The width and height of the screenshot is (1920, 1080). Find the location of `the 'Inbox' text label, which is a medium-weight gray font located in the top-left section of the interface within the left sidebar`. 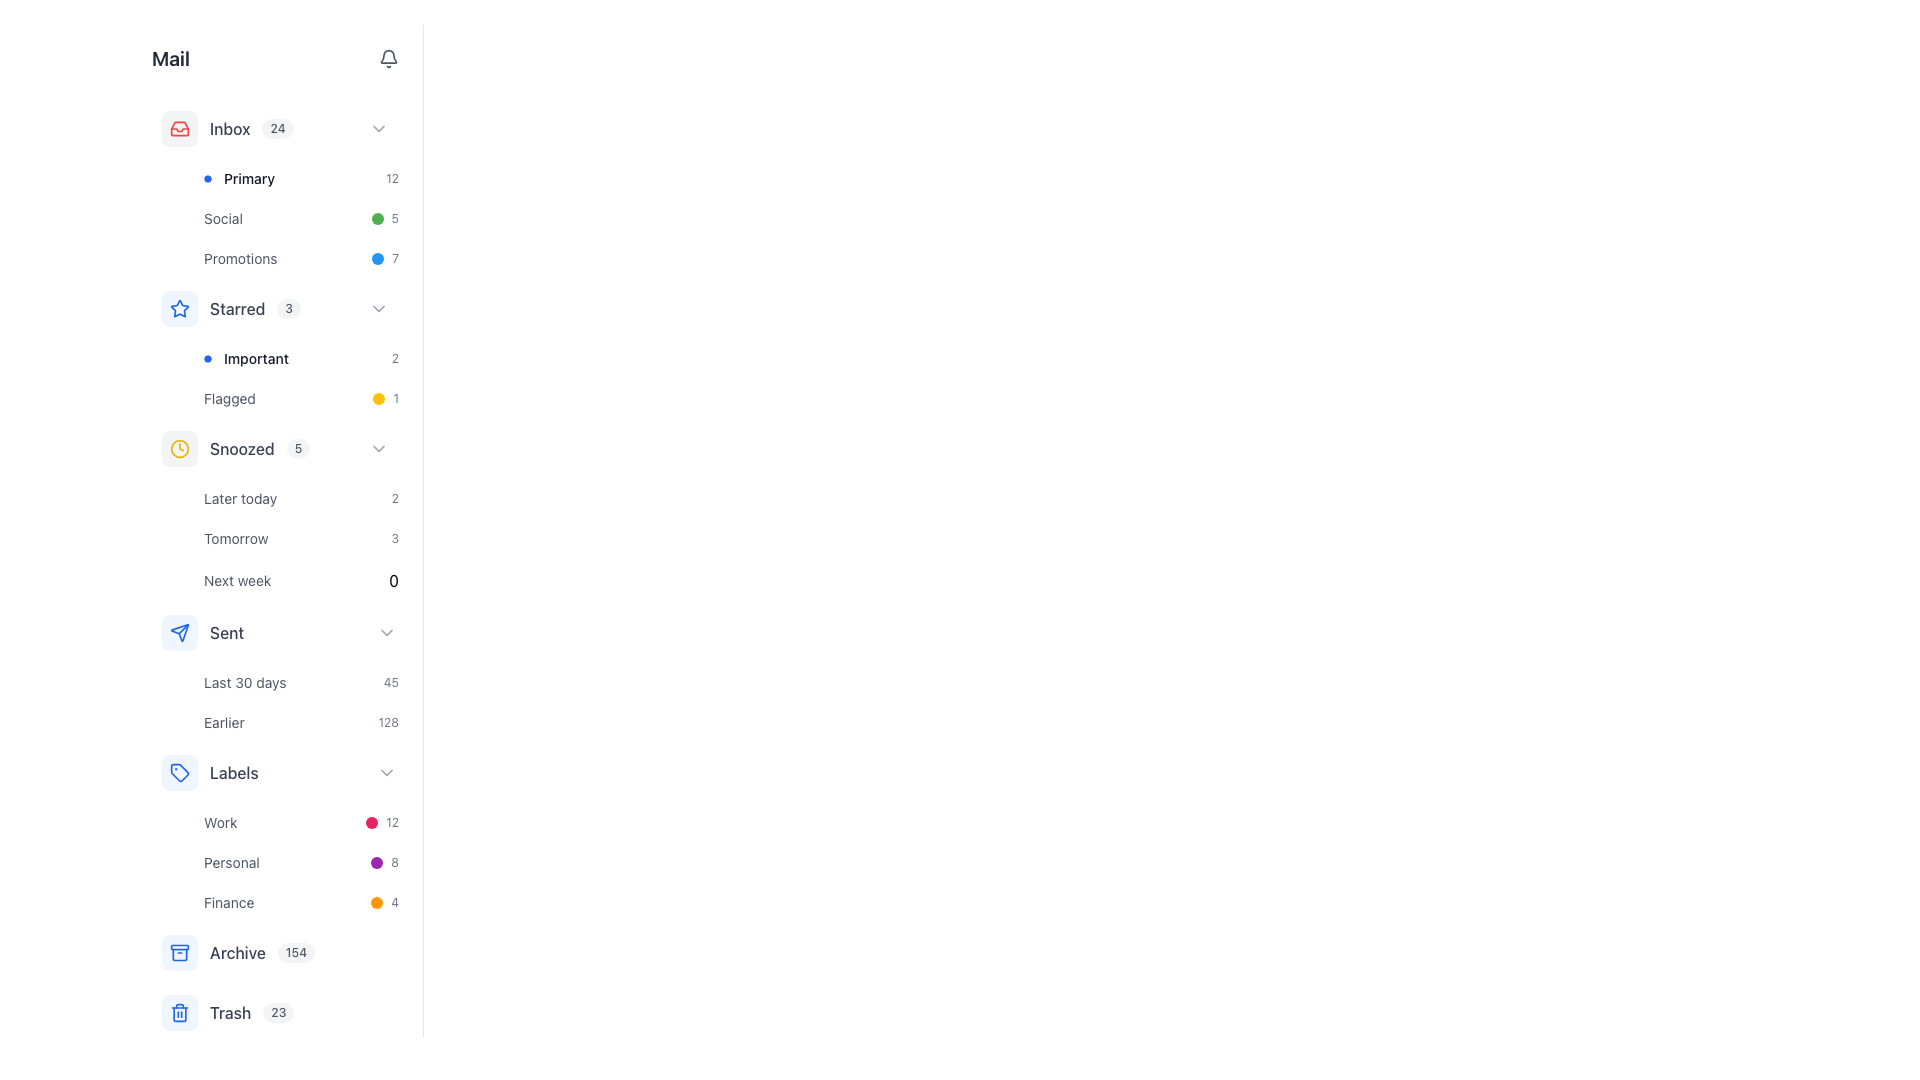

the 'Inbox' text label, which is a medium-weight gray font located in the top-left section of the interface within the left sidebar is located at coordinates (230, 128).